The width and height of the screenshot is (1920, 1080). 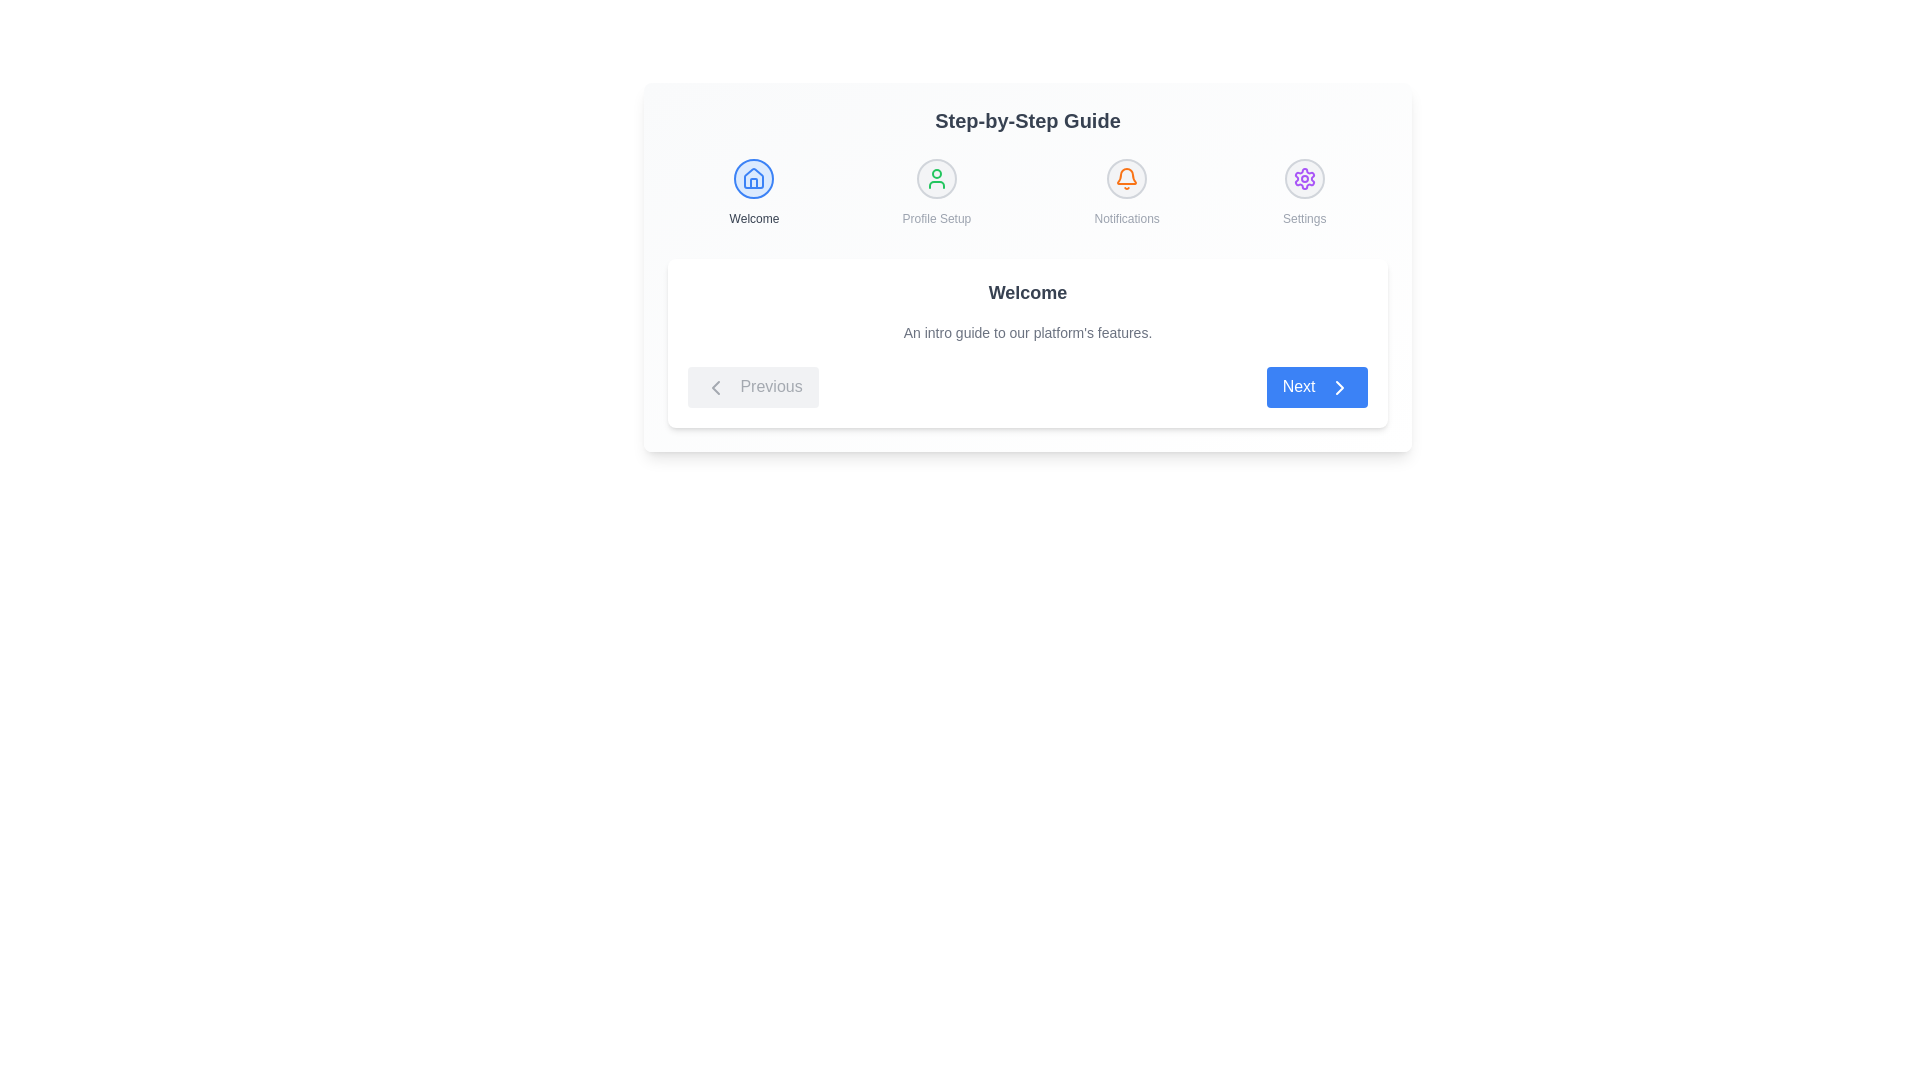 I want to click on the 'Notifications' icon, so click(x=1127, y=192).